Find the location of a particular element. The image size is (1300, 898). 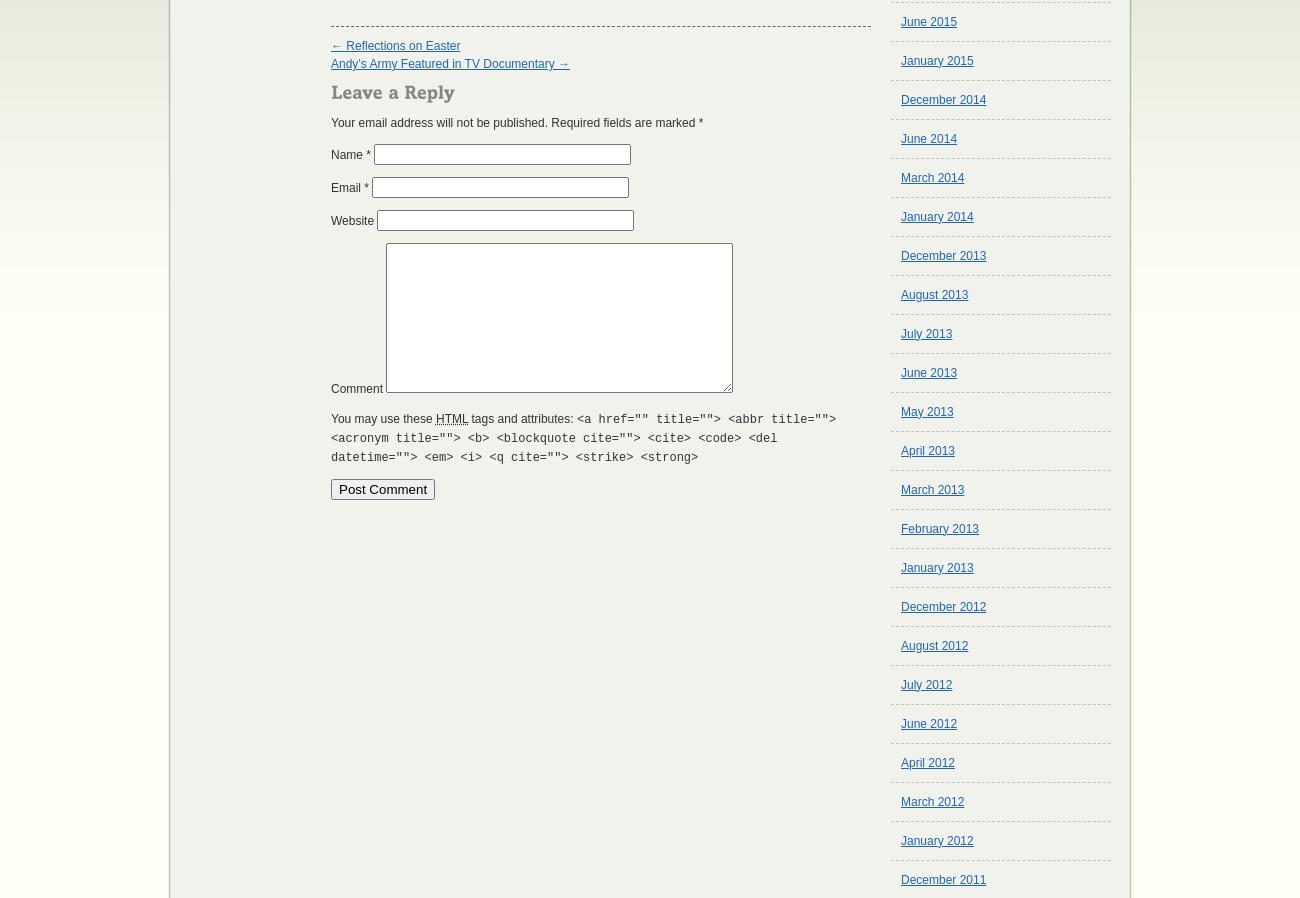

'April 2013' is located at coordinates (927, 449).